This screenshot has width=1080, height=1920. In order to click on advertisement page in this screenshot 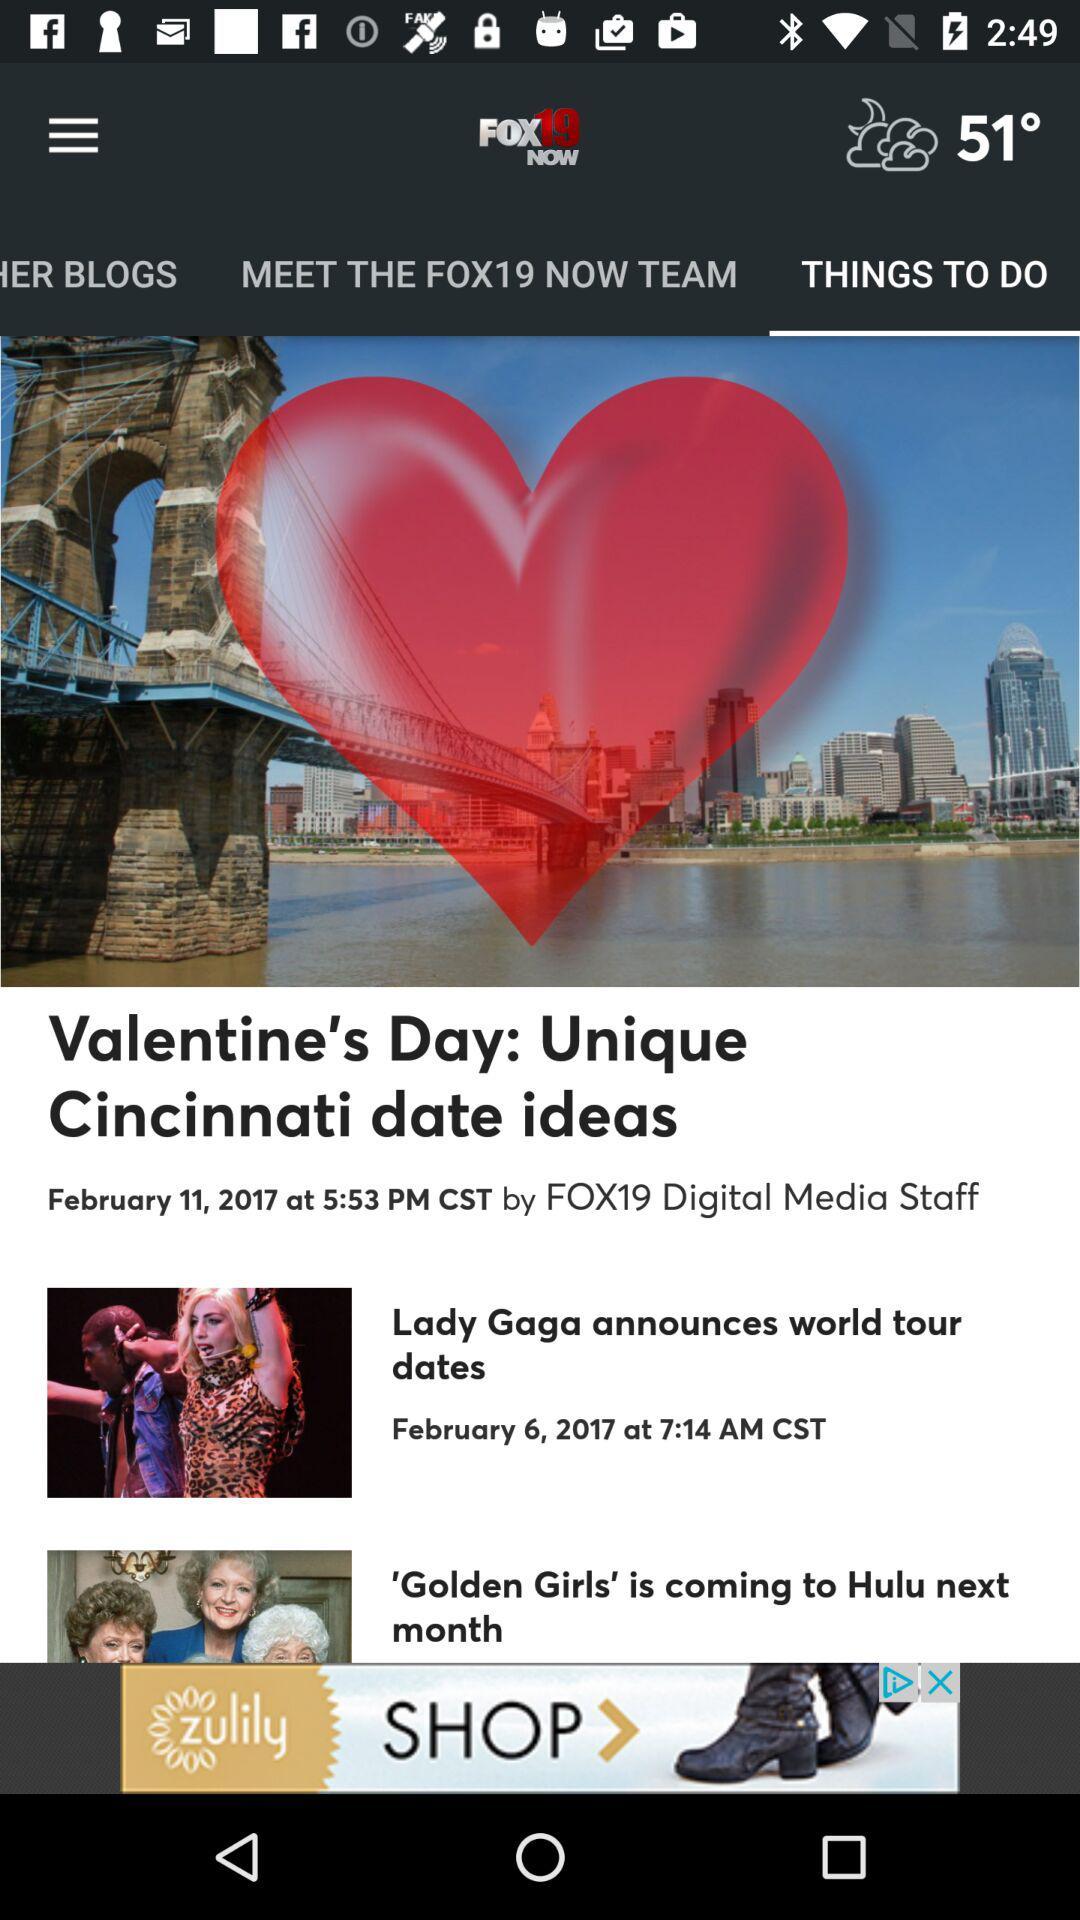, I will do `click(540, 1727)`.